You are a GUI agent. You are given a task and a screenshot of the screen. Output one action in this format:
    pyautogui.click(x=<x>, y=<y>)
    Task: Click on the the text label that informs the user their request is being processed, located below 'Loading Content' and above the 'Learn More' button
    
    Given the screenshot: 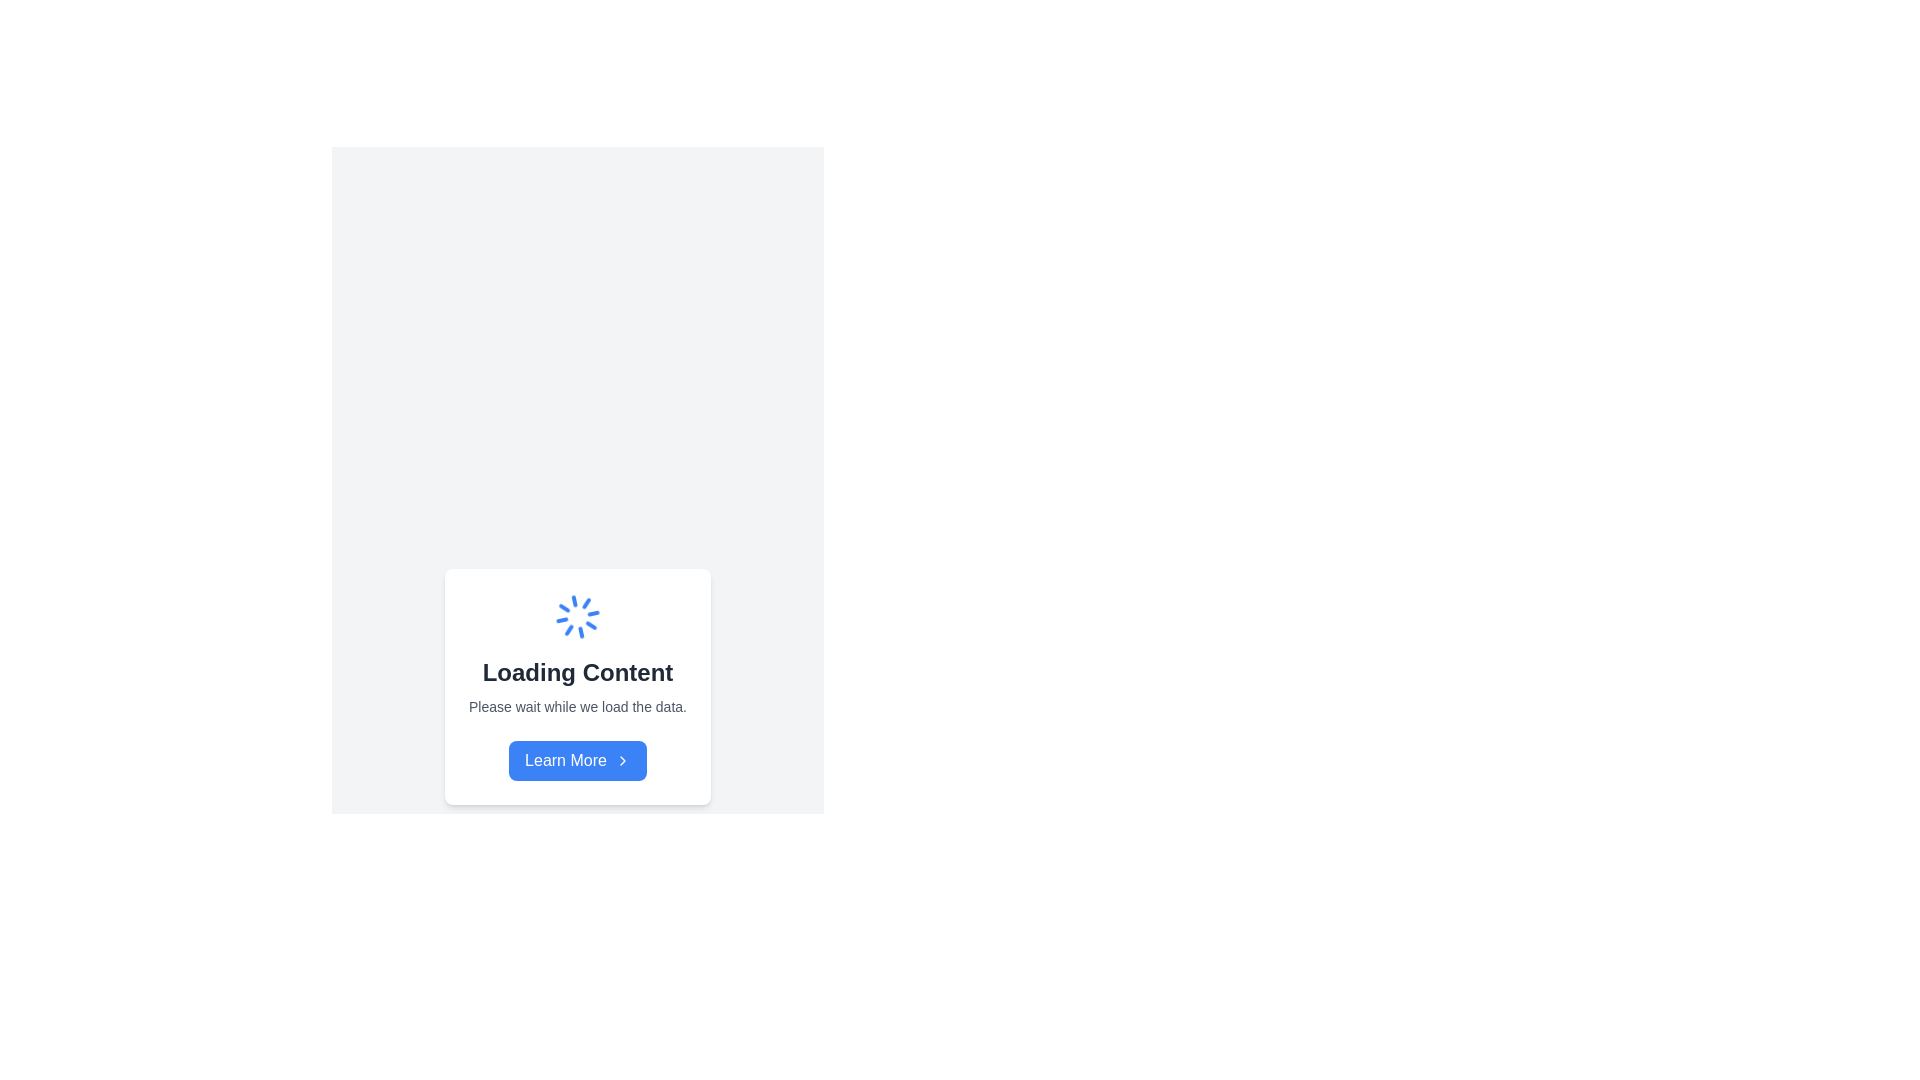 What is the action you would take?
    pyautogui.click(x=576, y=705)
    